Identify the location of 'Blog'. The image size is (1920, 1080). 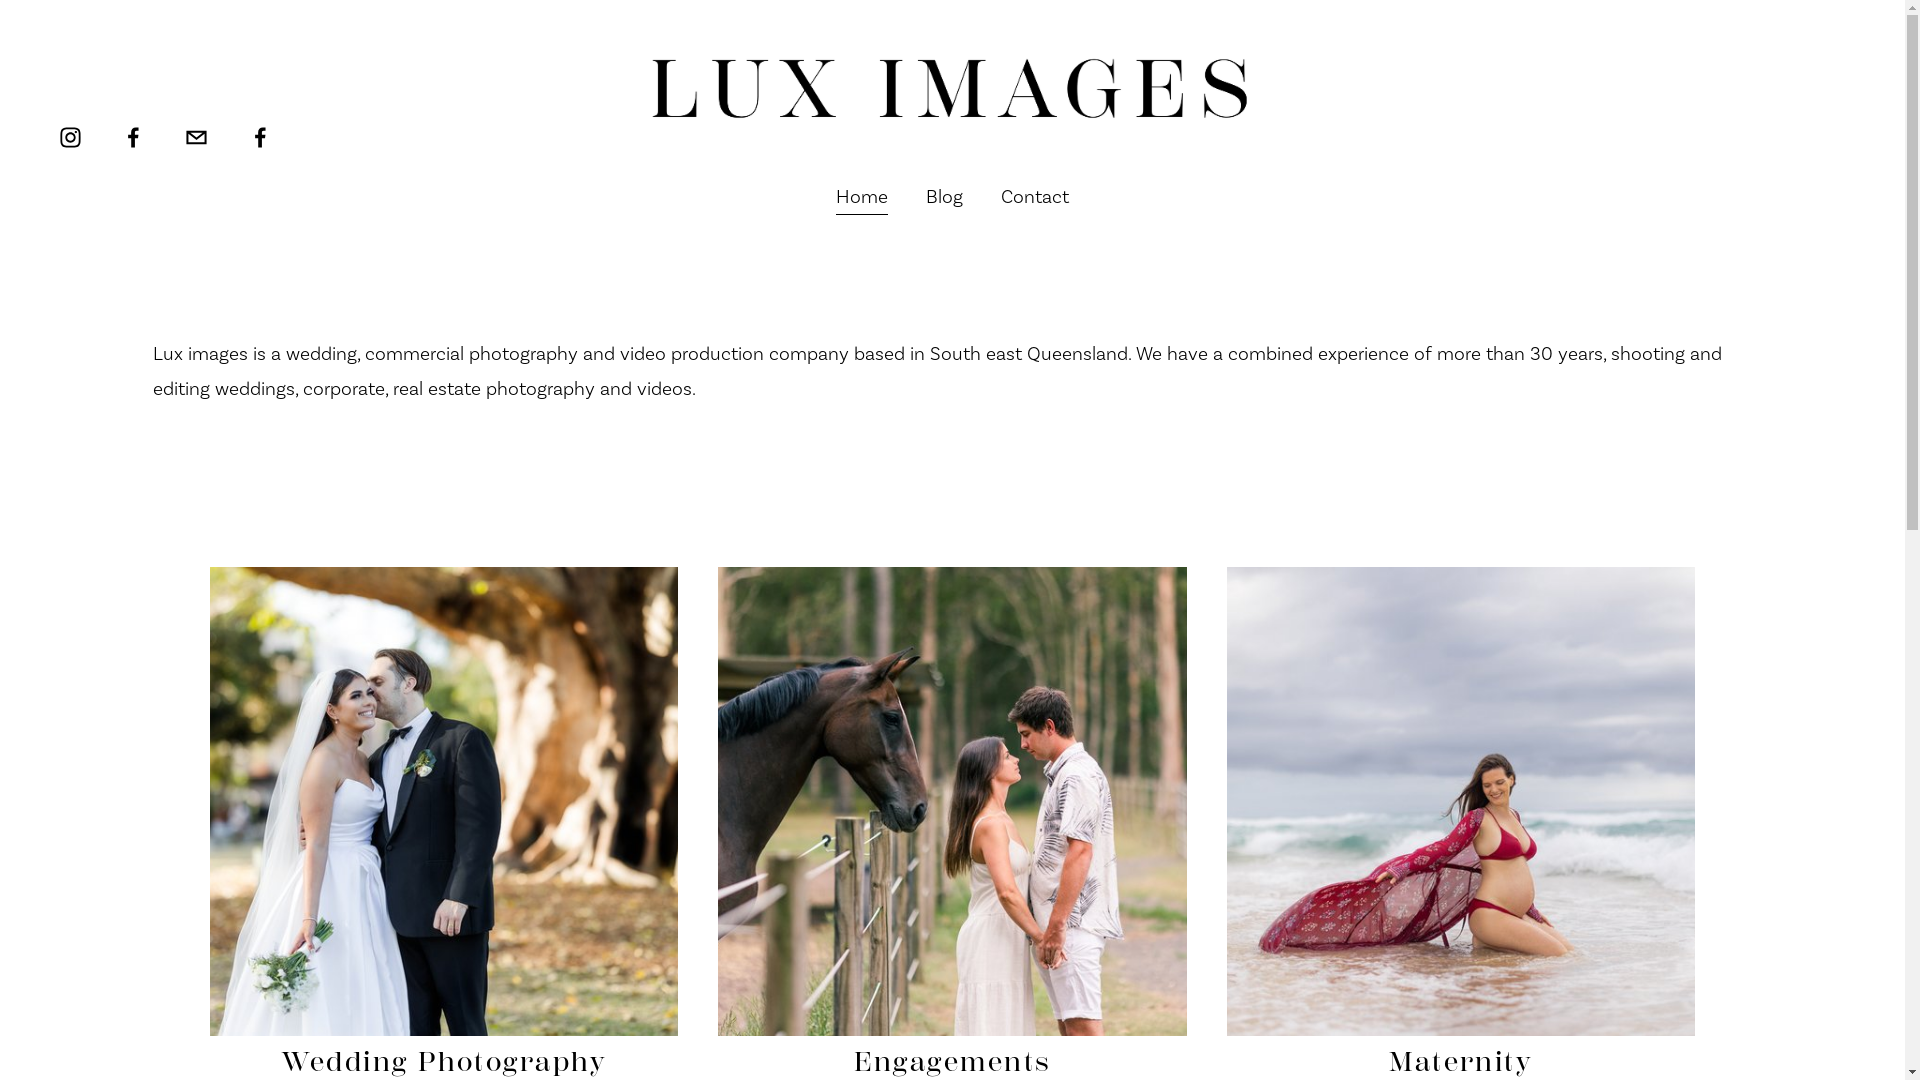
(943, 196).